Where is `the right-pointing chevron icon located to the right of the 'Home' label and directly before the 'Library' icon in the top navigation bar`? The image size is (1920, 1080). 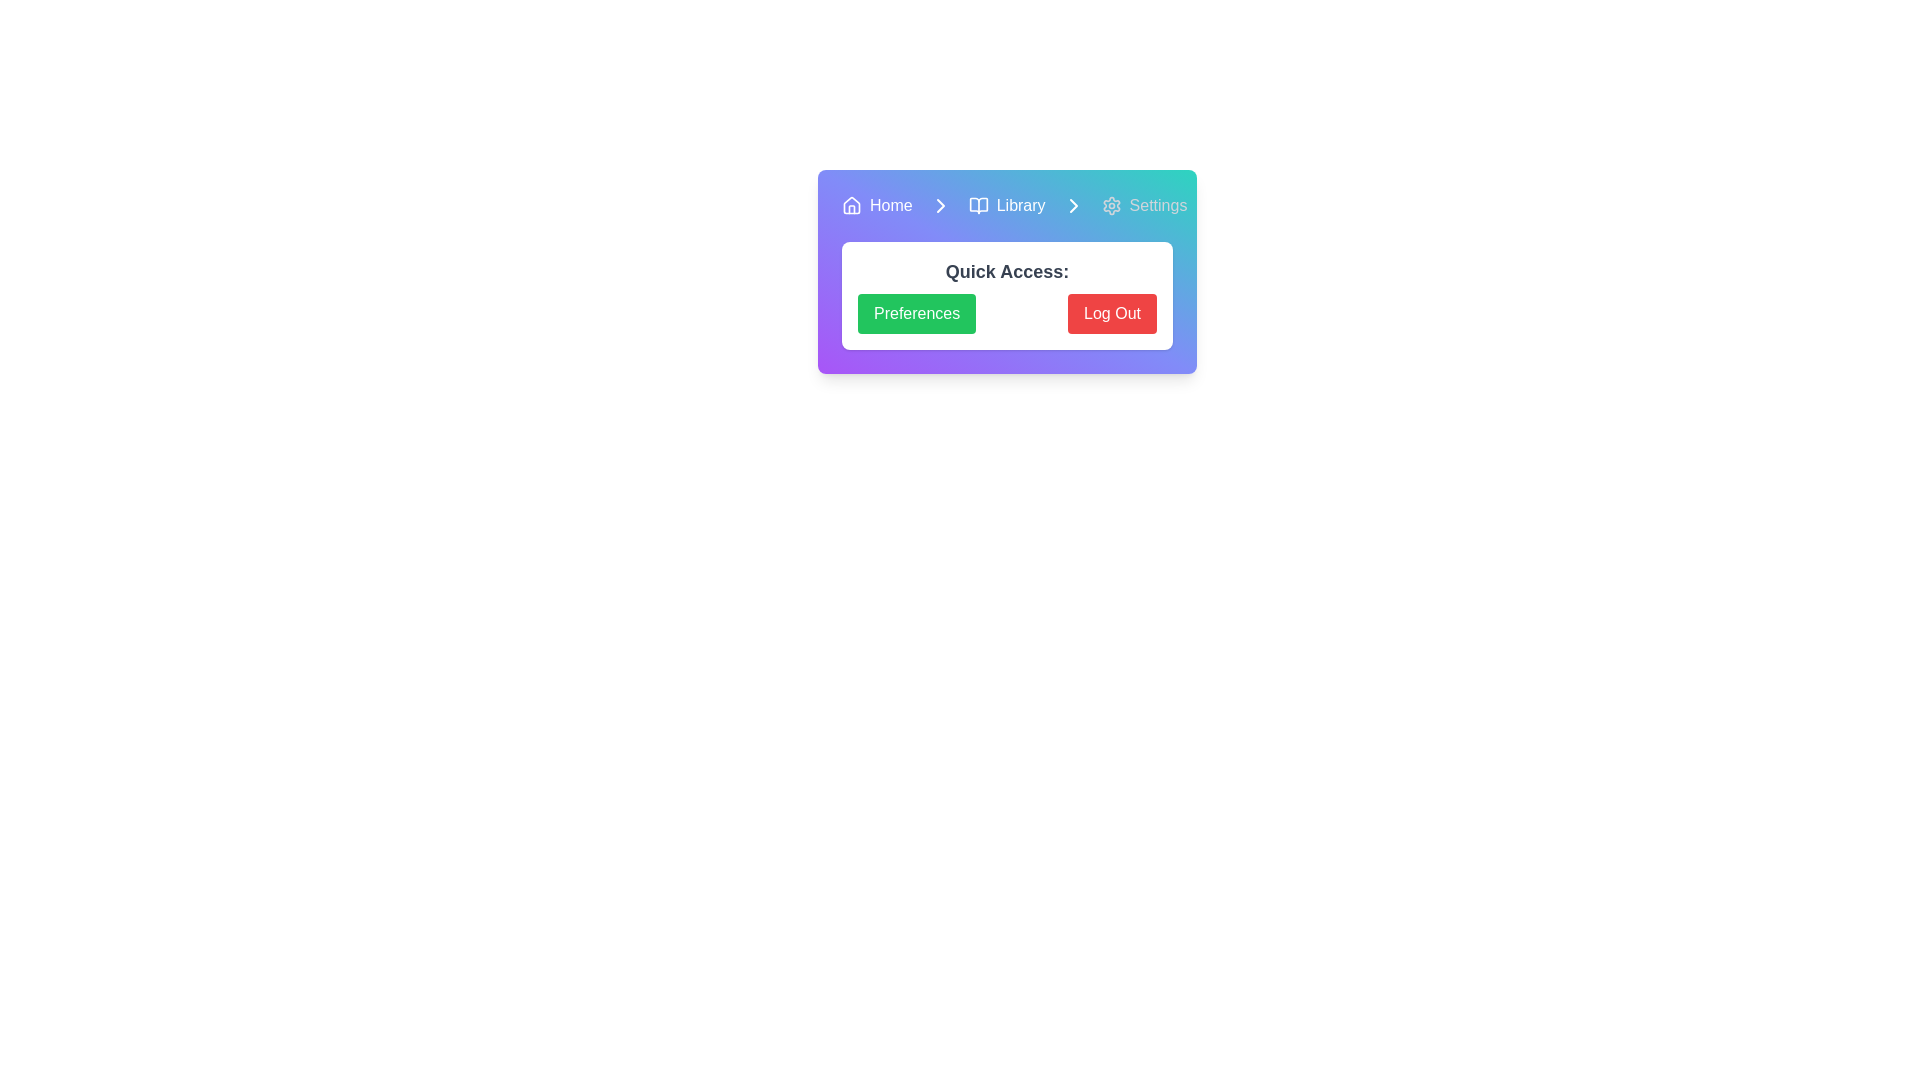
the right-pointing chevron icon located to the right of the 'Home' label and directly before the 'Library' icon in the top navigation bar is located at coordinates (939, 205).